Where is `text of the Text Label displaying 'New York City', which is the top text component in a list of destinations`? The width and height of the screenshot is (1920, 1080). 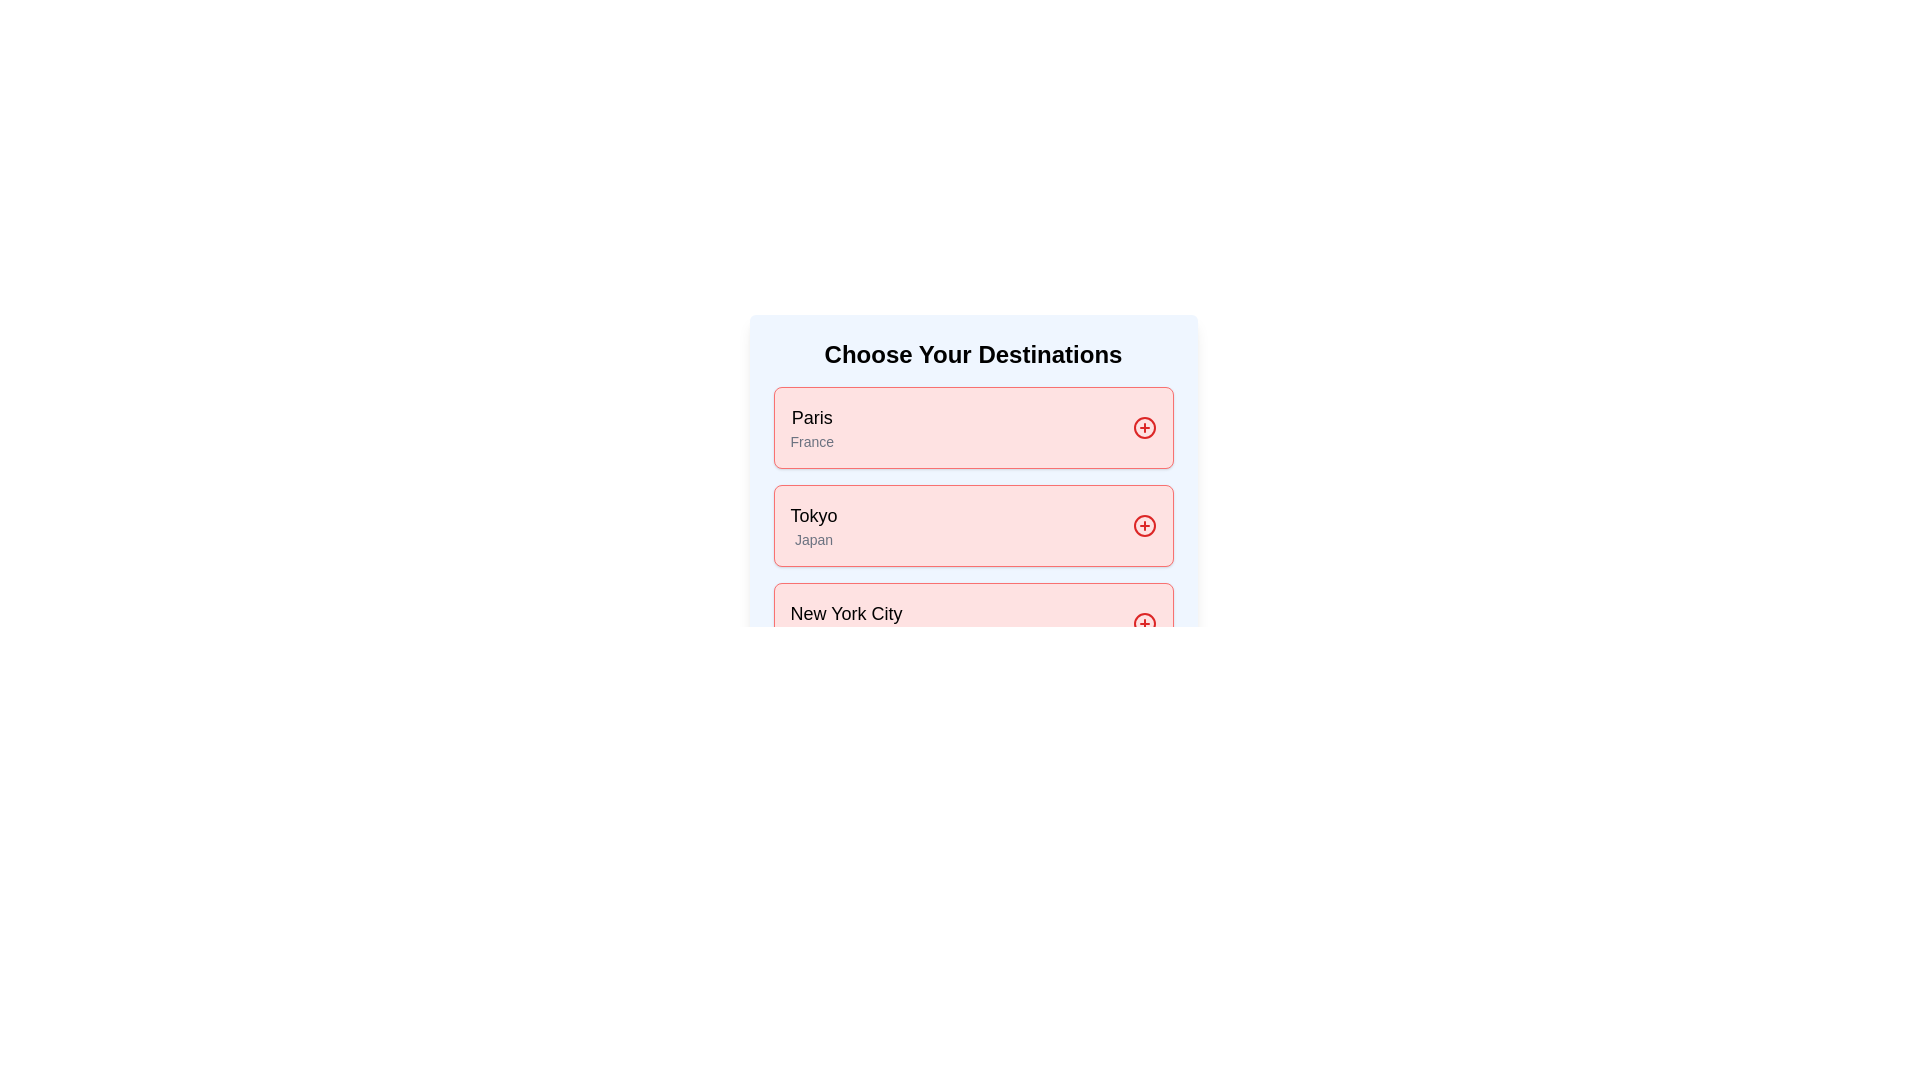
text of the Text Label displaying 'New York City', which is the top text component in a list of destinations is located at coordinates (846, 612).